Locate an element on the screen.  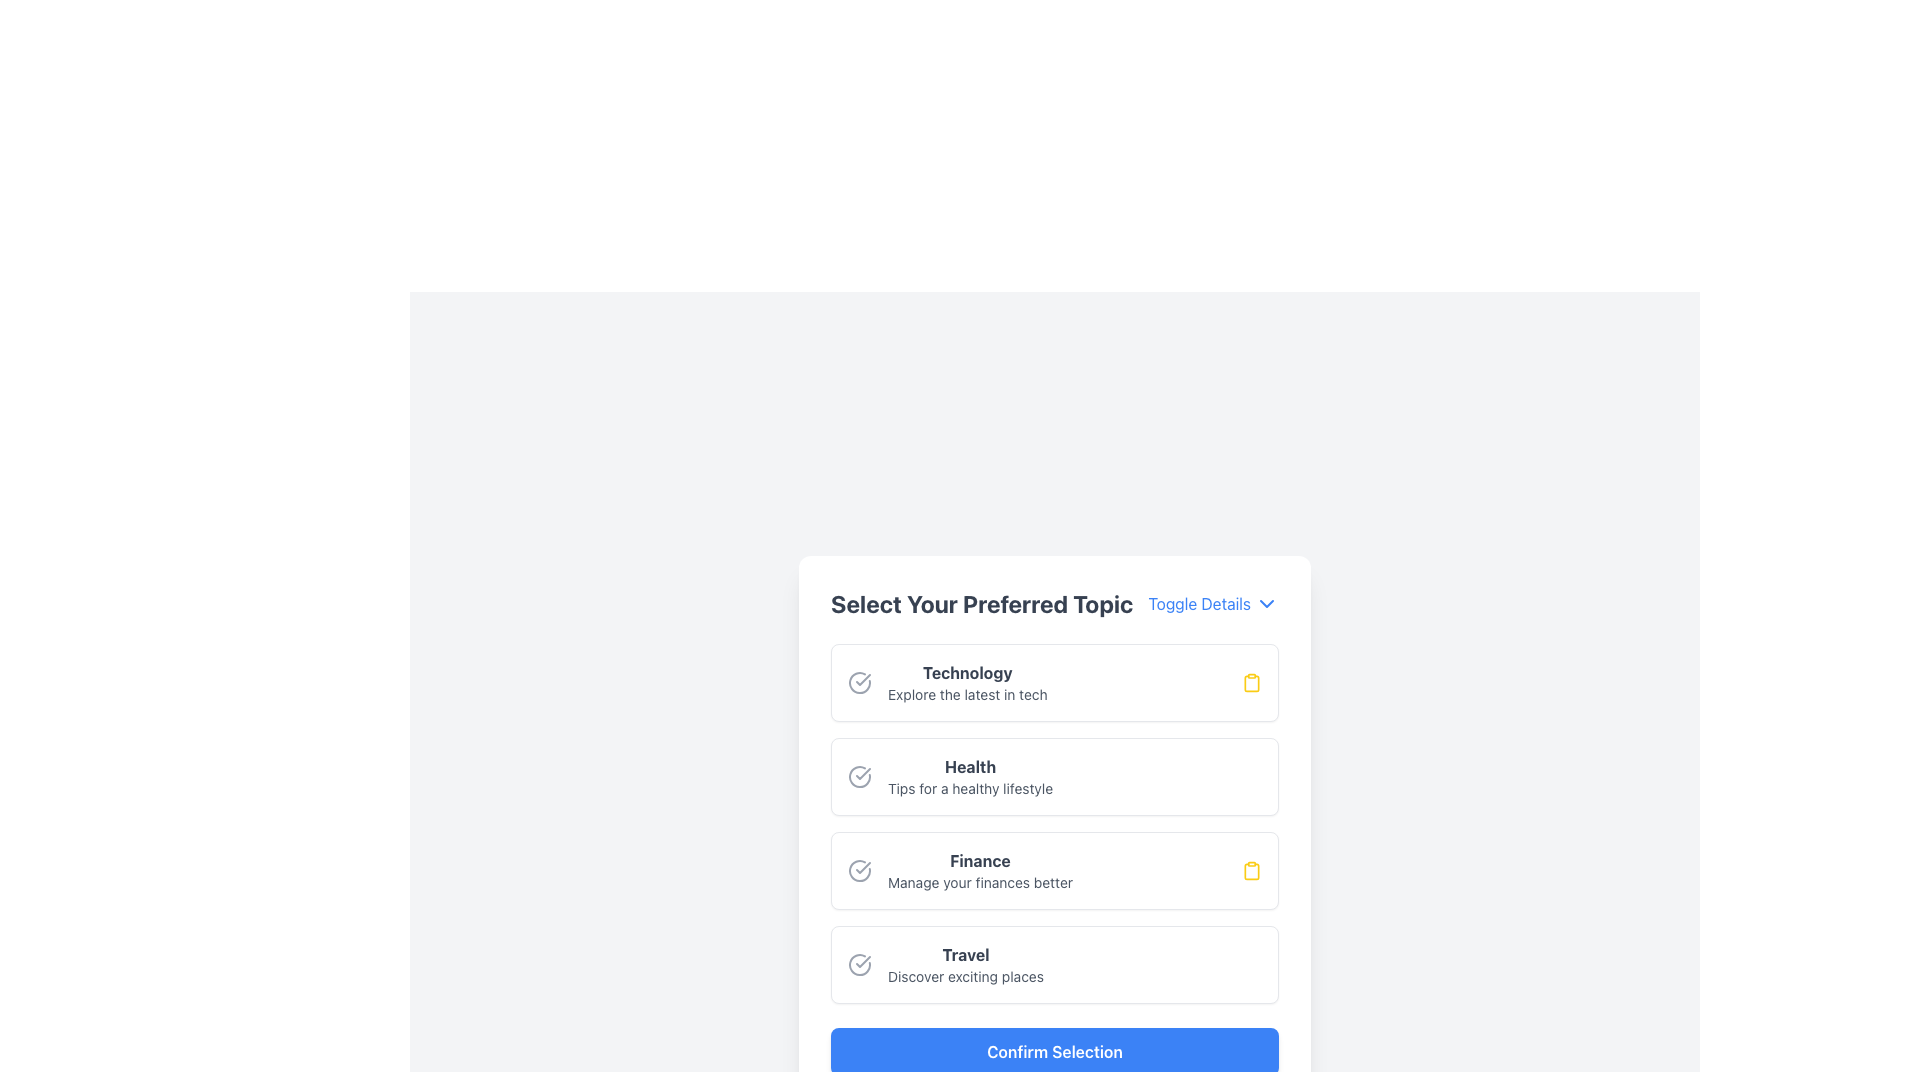
the 'Finance' card in the vertical list of topics, which is the third item between 'Health' and 'Travel' is located at coordinates (1054, 870).